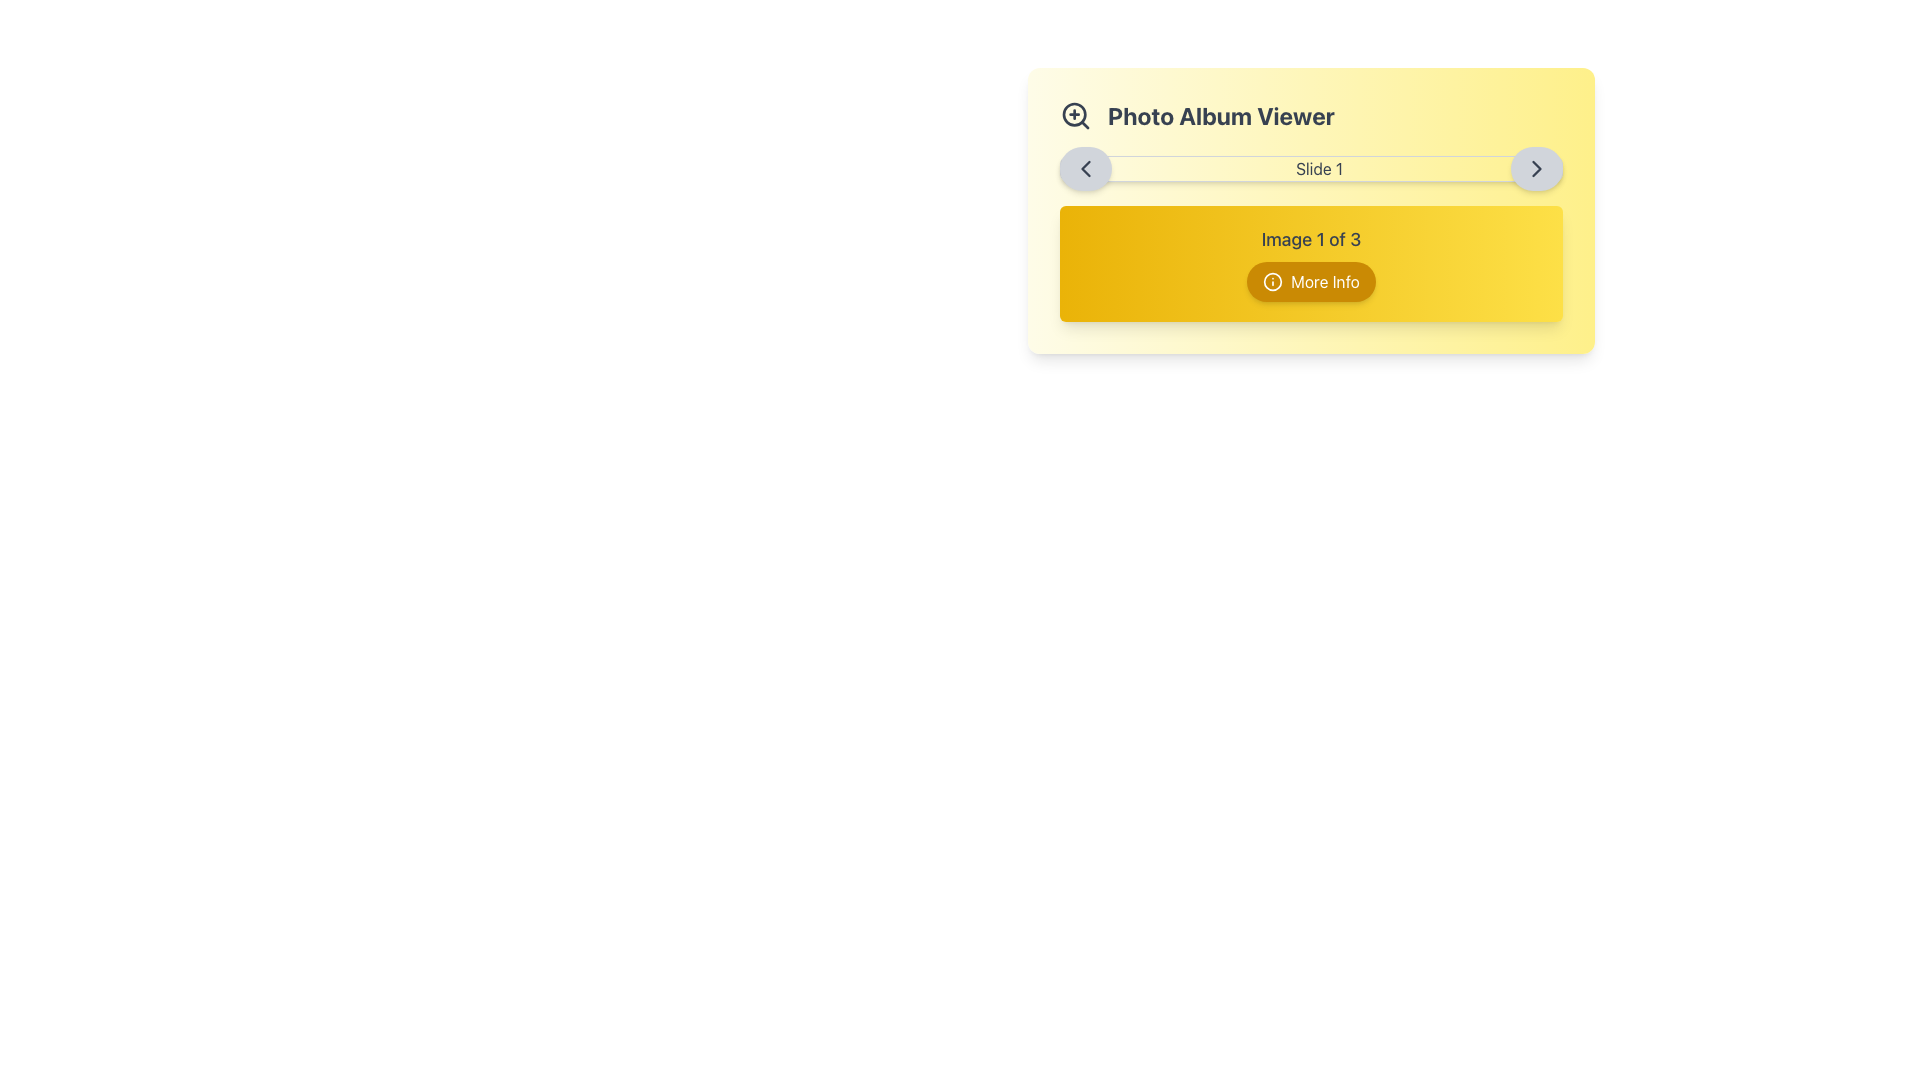  Describe the element at coordinates (1311, 281) in the screenshot. I see `the rounded yellow button labeled 'More Info' with an icon of an encircled letter 'i'` at that location.